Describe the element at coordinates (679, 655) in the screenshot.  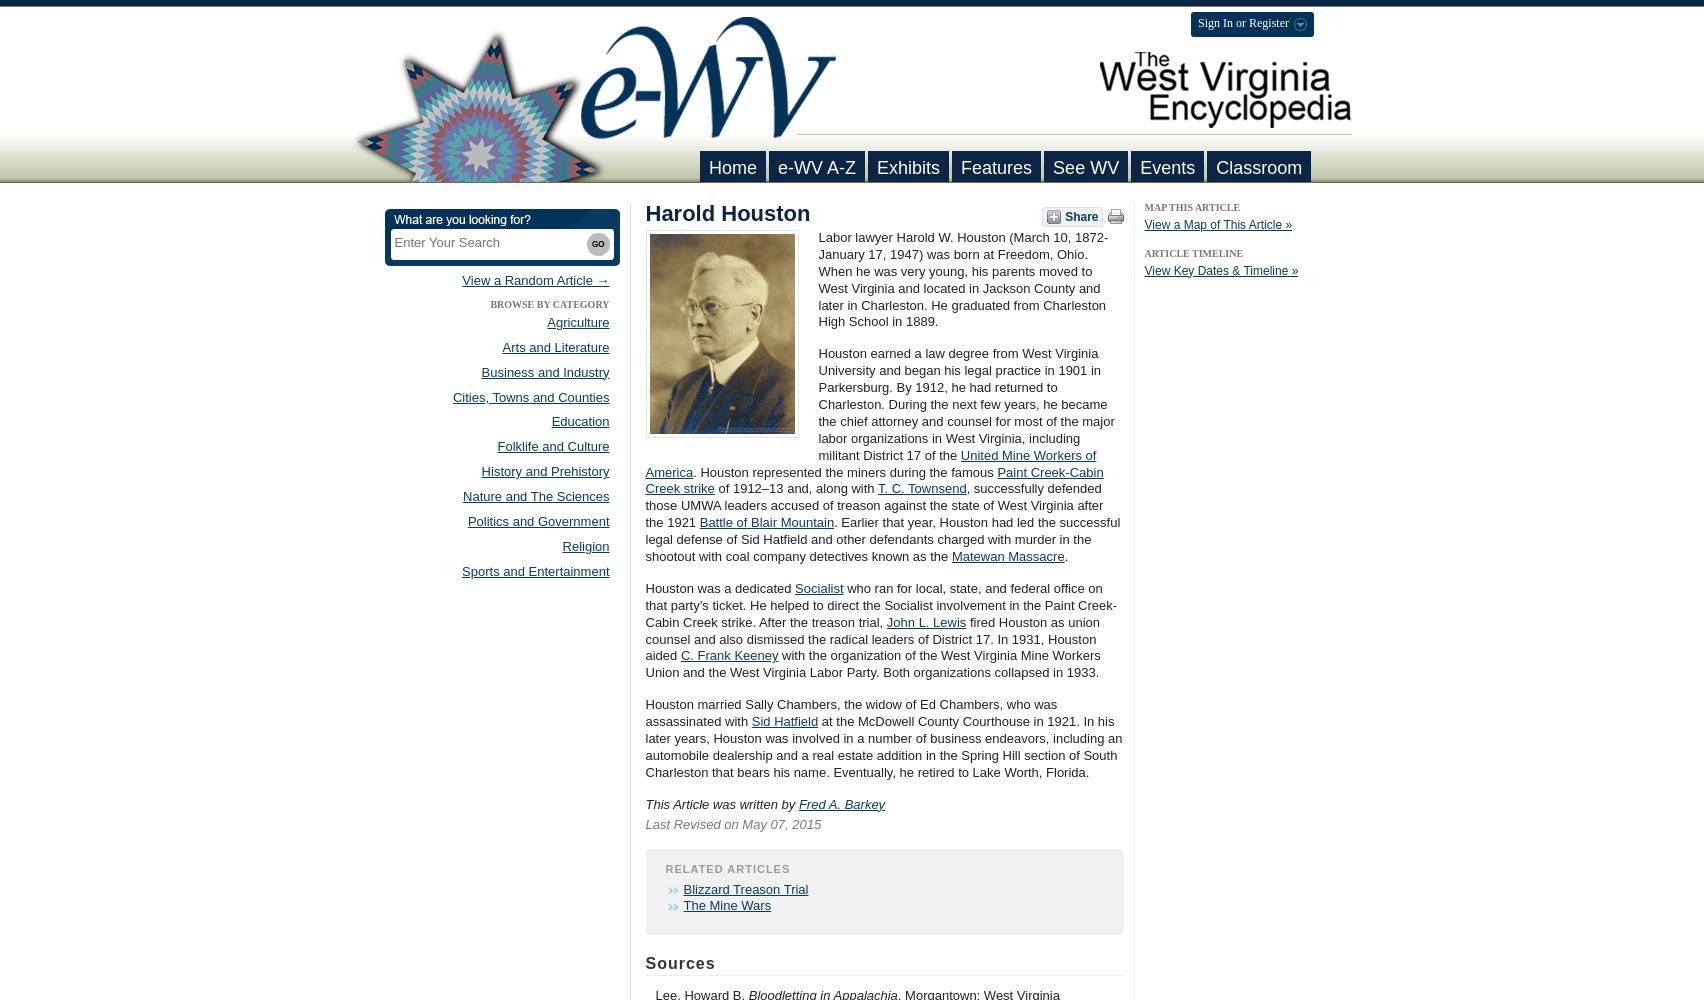
I see `'C. Frank Keeney'` at that location.